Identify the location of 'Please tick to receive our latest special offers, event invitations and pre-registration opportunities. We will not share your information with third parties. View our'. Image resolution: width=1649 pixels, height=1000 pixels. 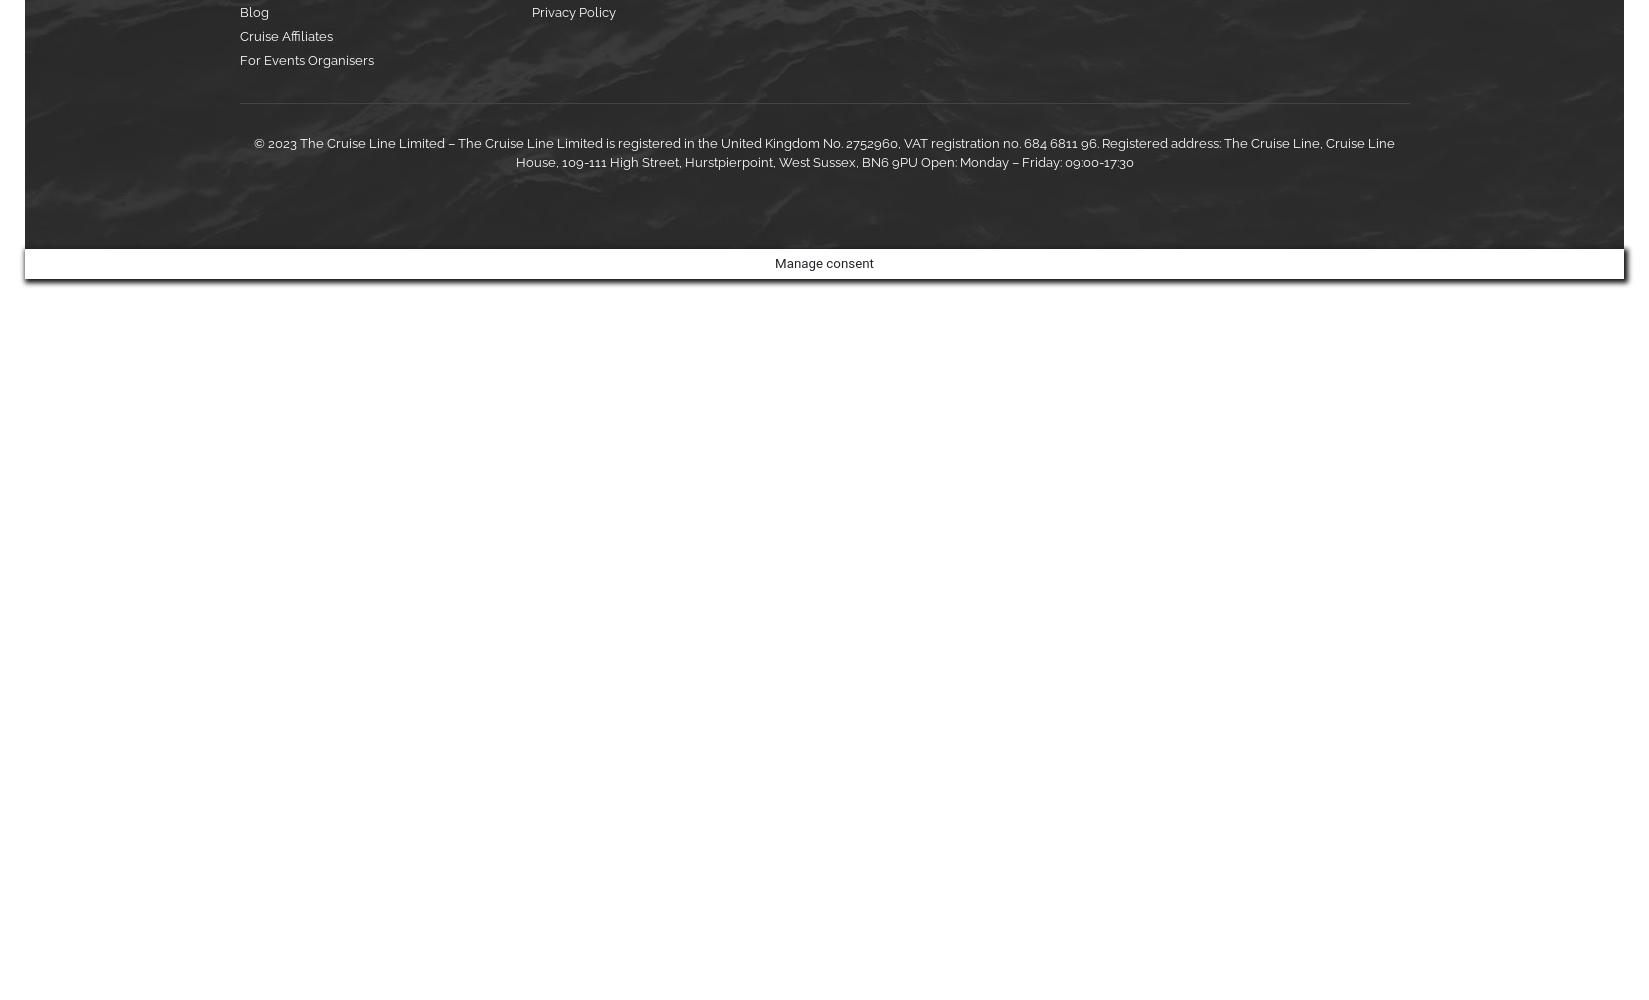
(824, 134).